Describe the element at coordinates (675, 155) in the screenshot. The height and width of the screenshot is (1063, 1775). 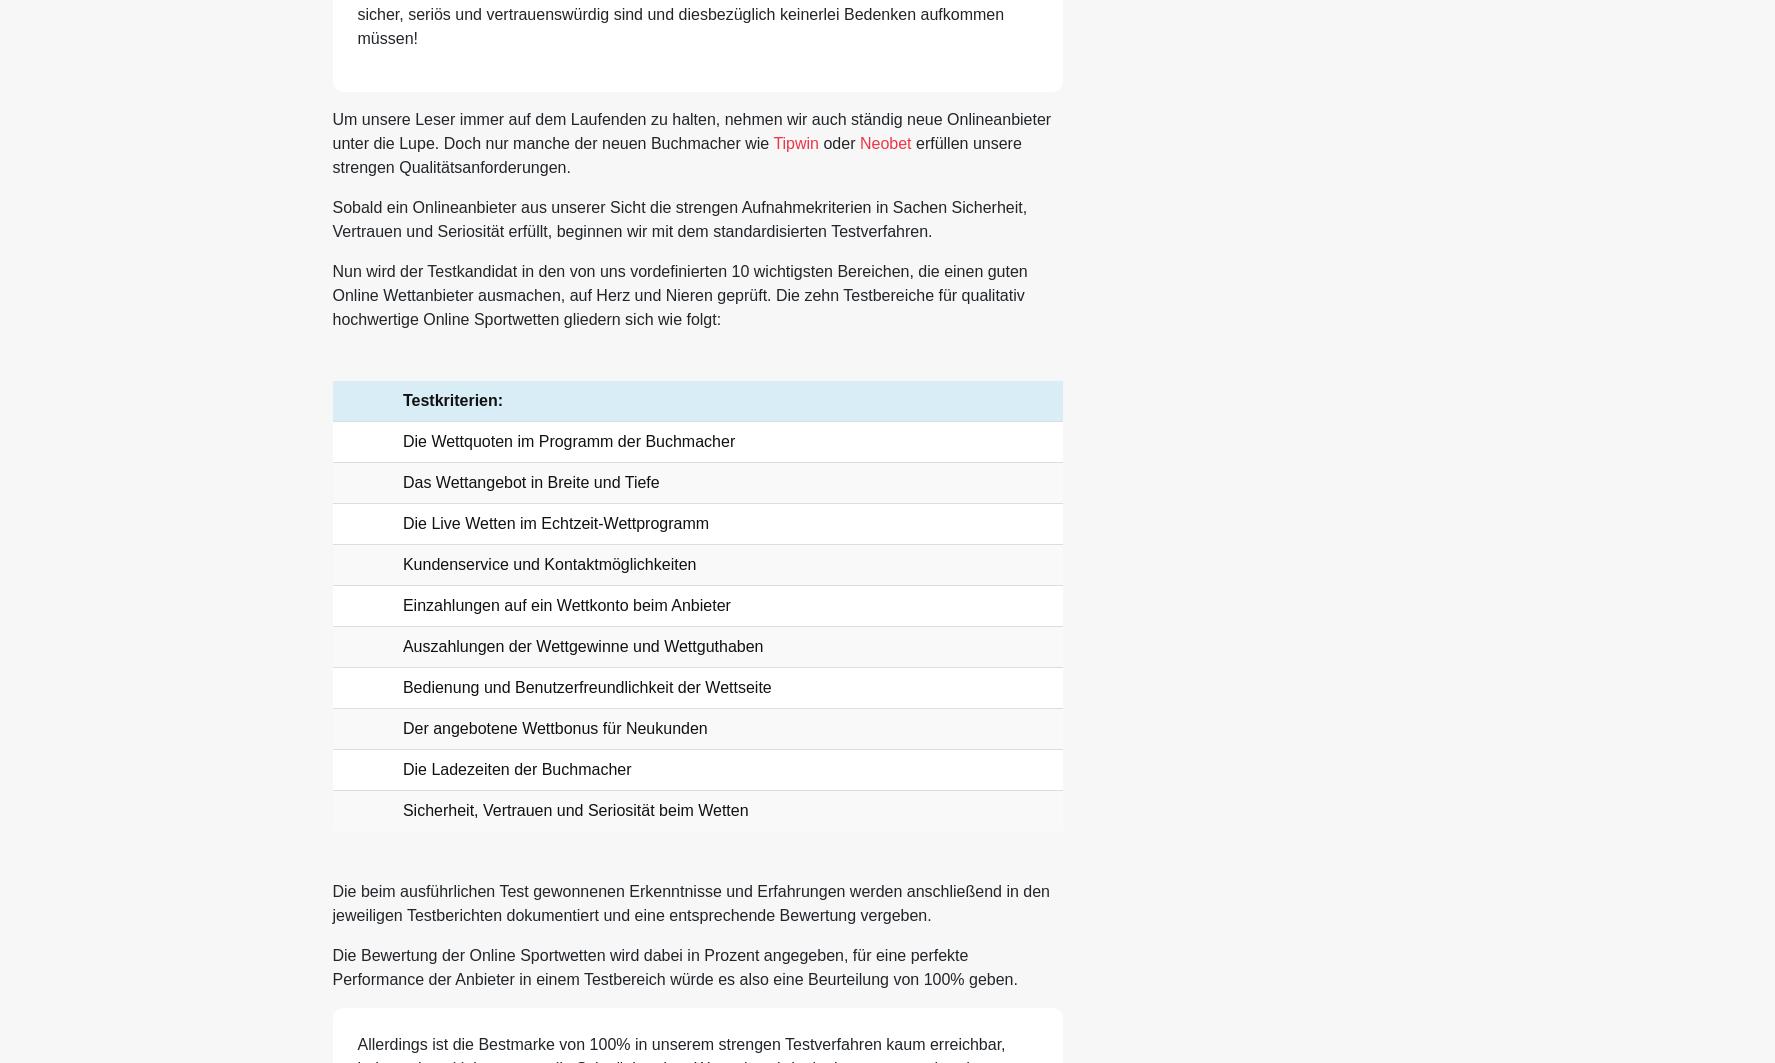
I see `'erfüllen unsere strengen Qualitätsanforderungen.'` at that location.